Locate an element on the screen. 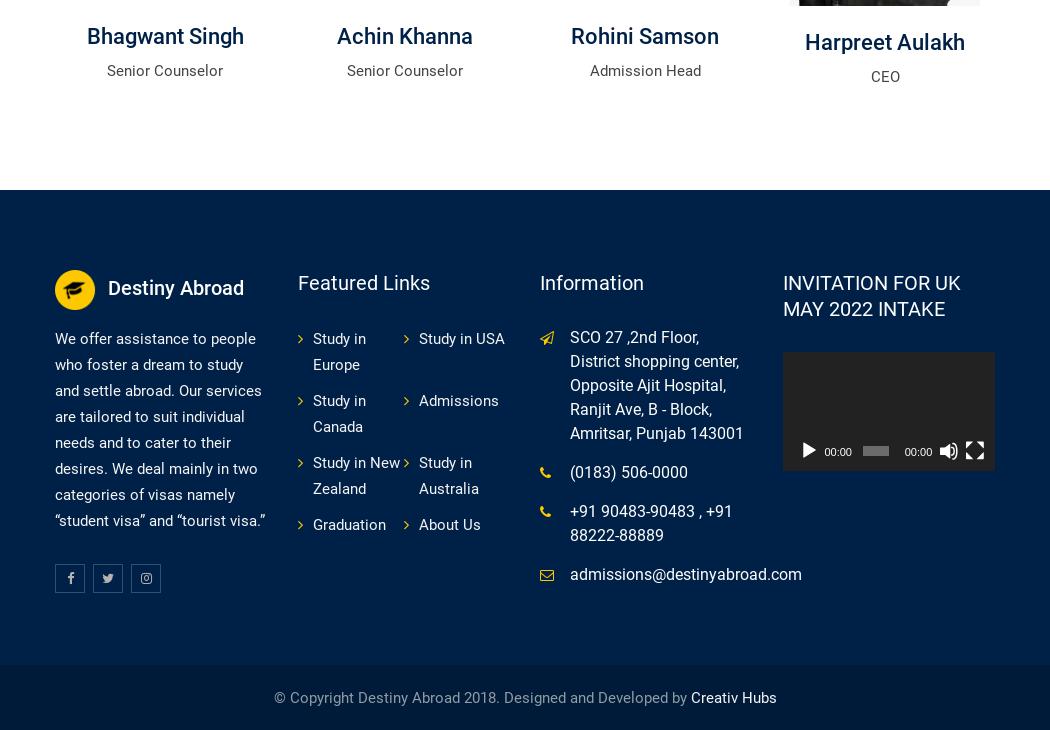  'Admissions' is located at coordinates (458, 398).